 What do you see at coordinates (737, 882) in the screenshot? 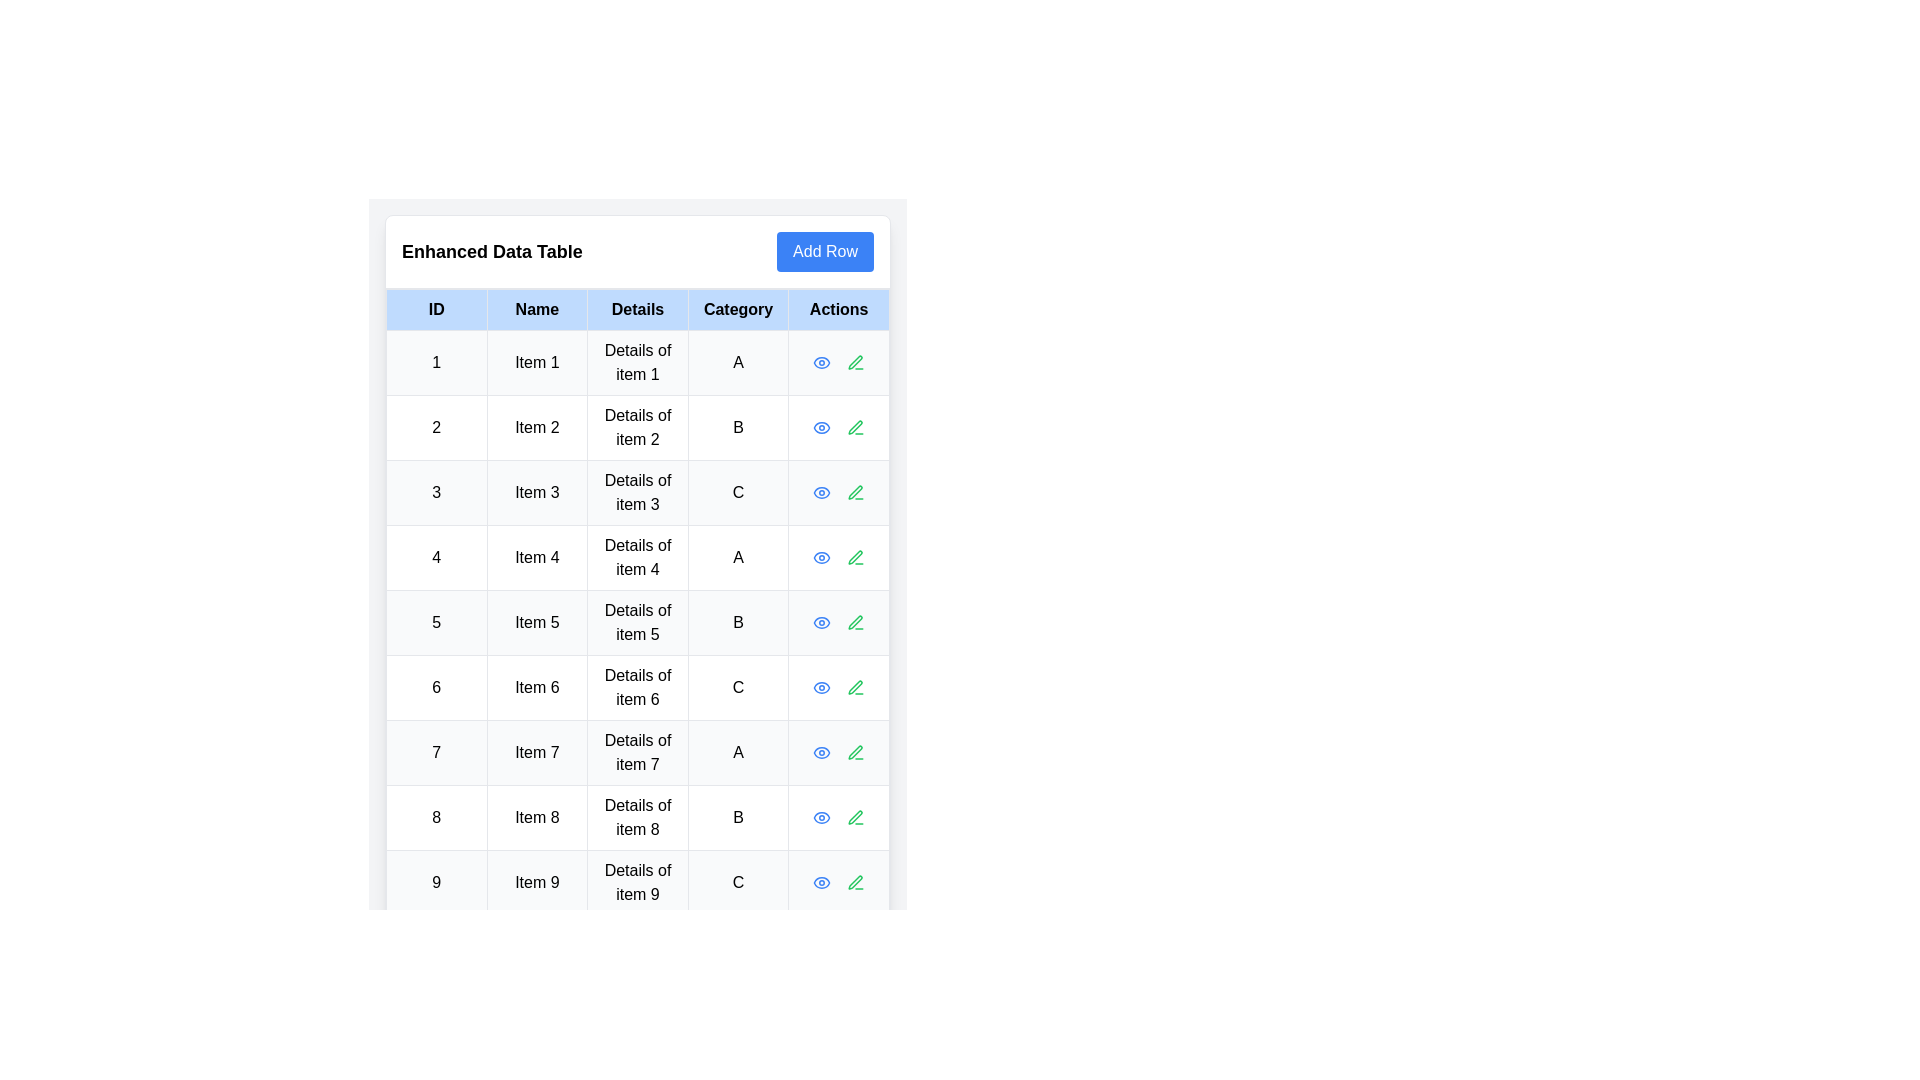
I see `the static text element representing a category value in the fourth cell of the last row of the table, which provides categorical information` at bounding box center [737, 882].